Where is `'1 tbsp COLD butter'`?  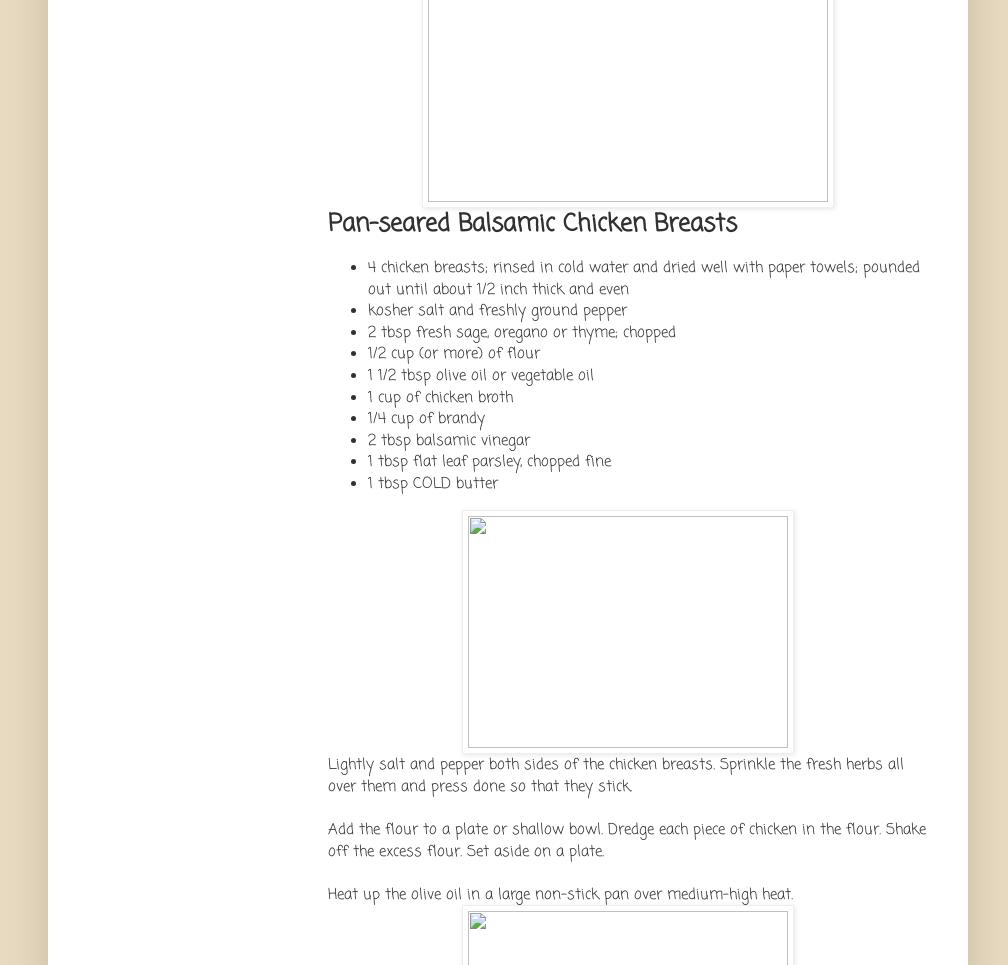 '1 tbsp COLD butter' is located at coordinates (433, 481).